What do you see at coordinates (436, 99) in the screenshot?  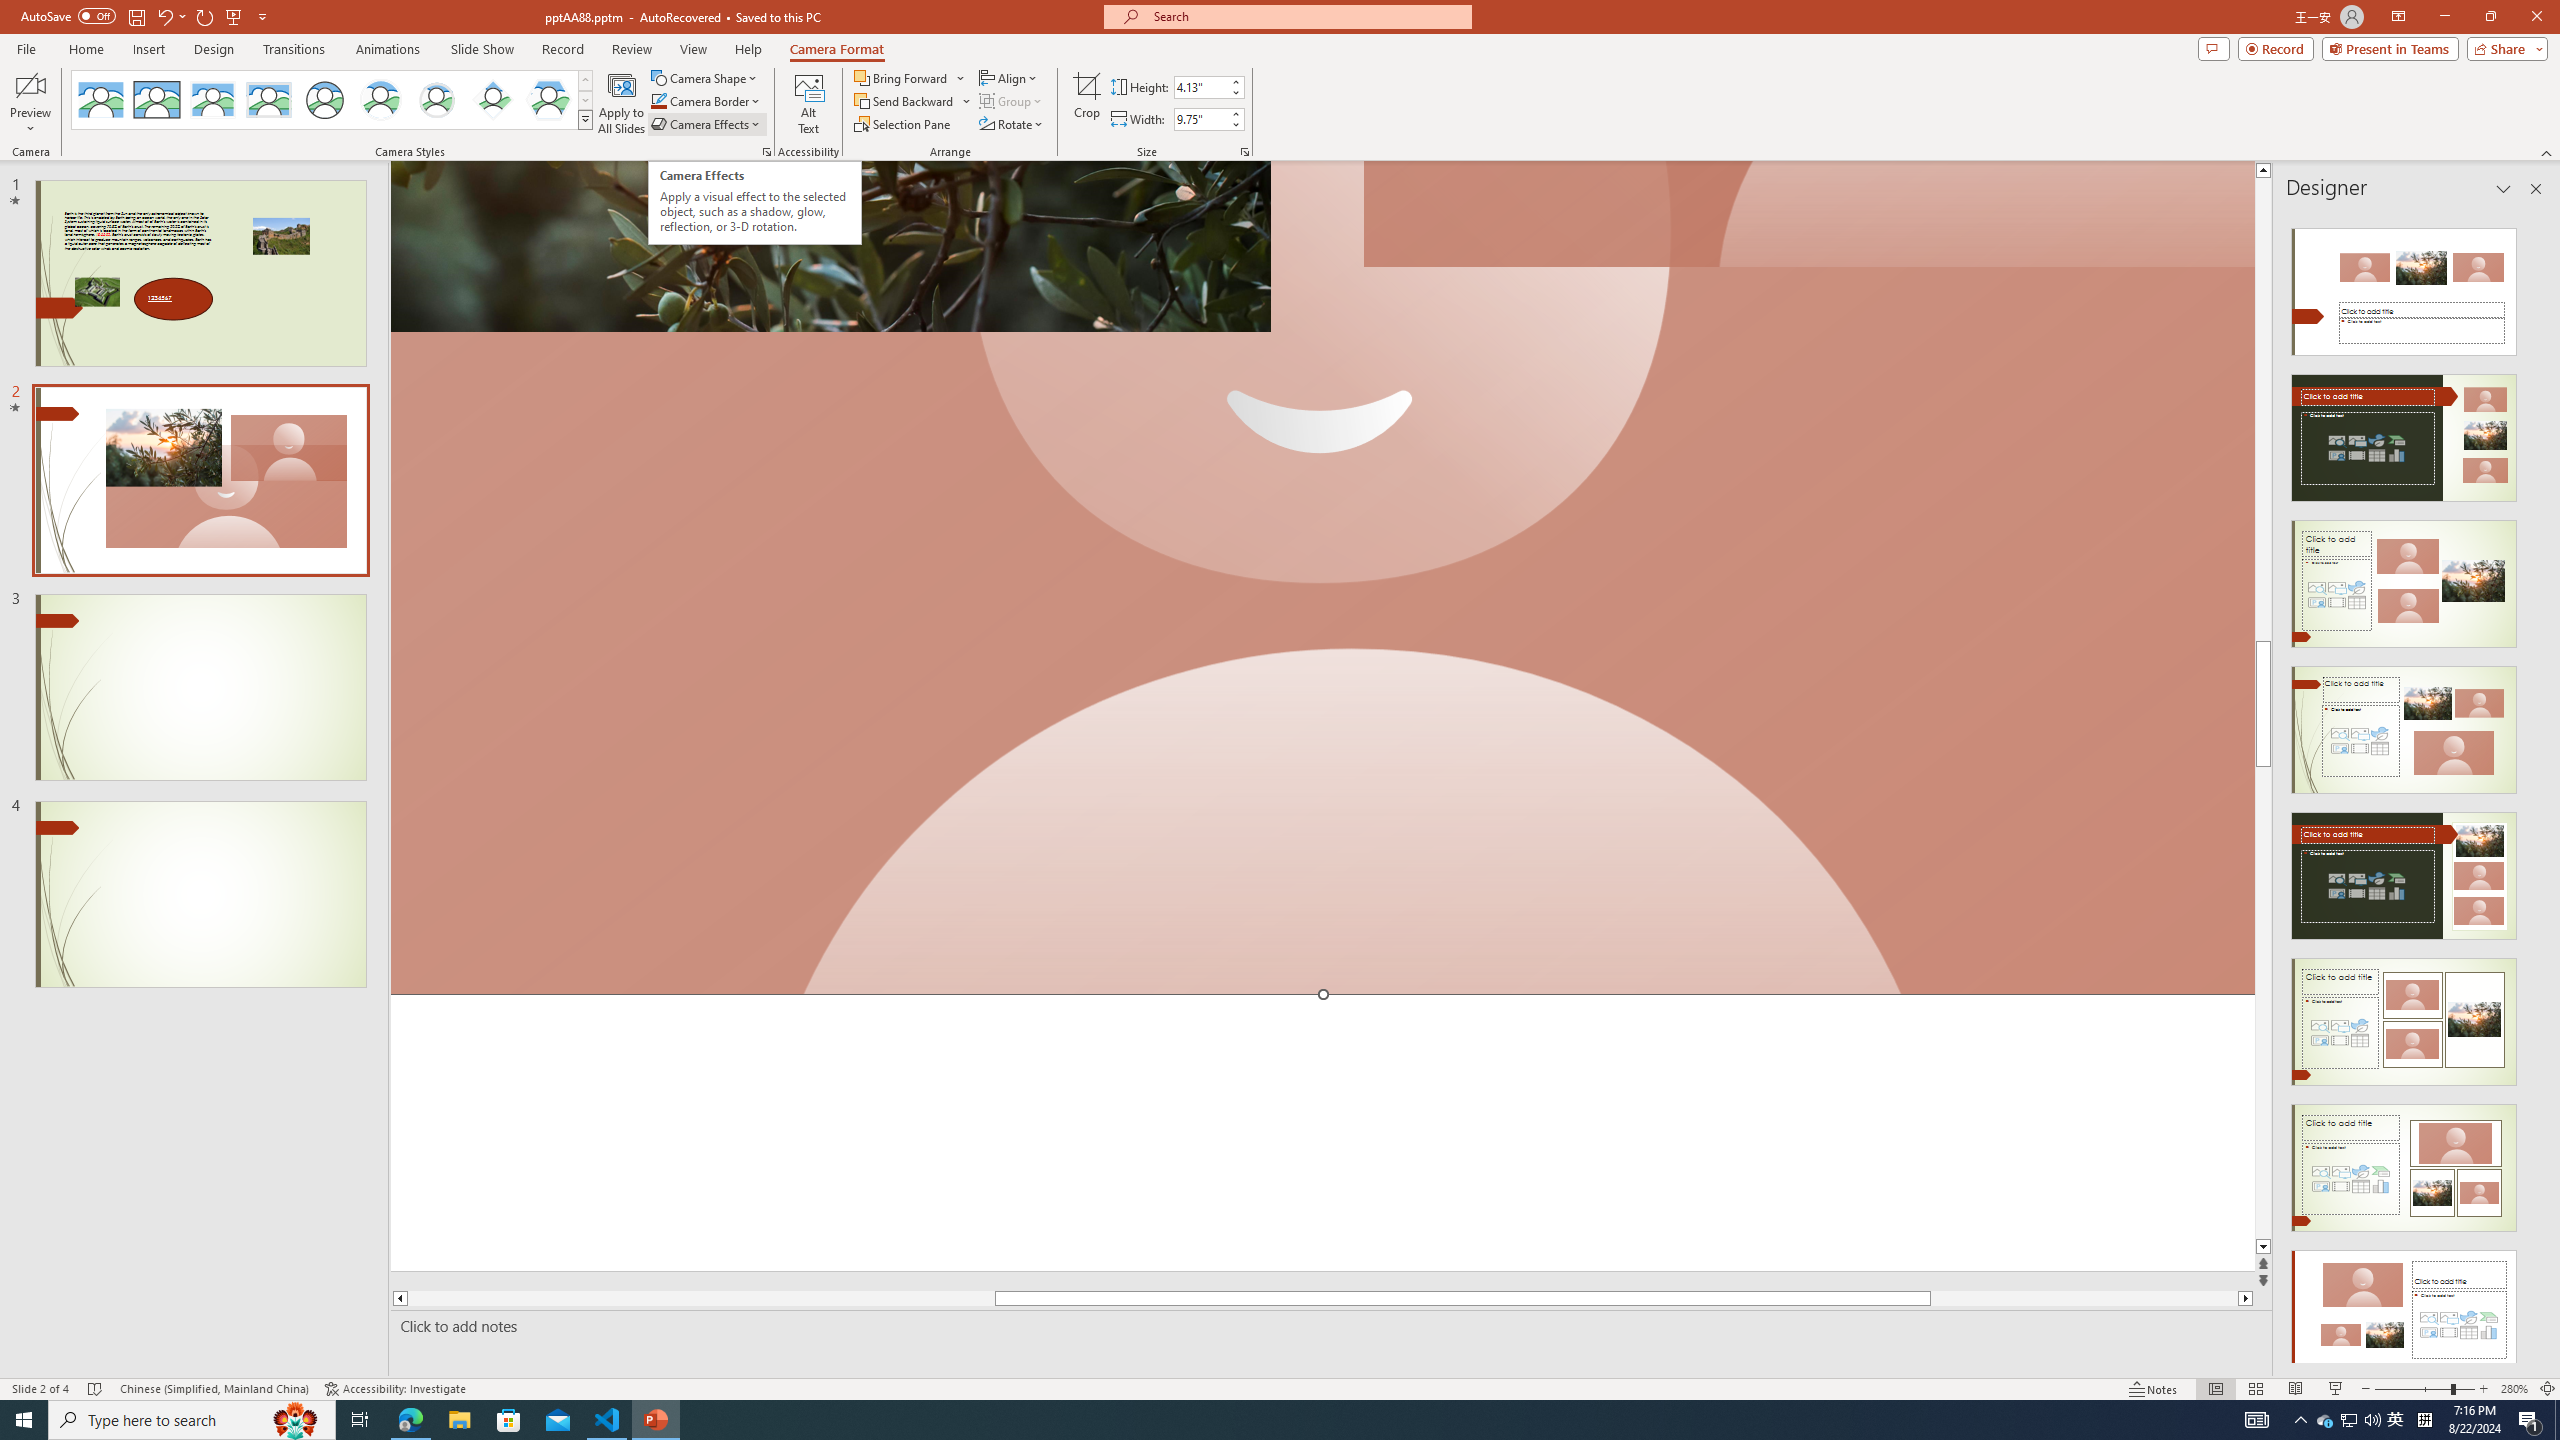 I see `'Soft Edge Circle'` at bounding box center [436, 99].